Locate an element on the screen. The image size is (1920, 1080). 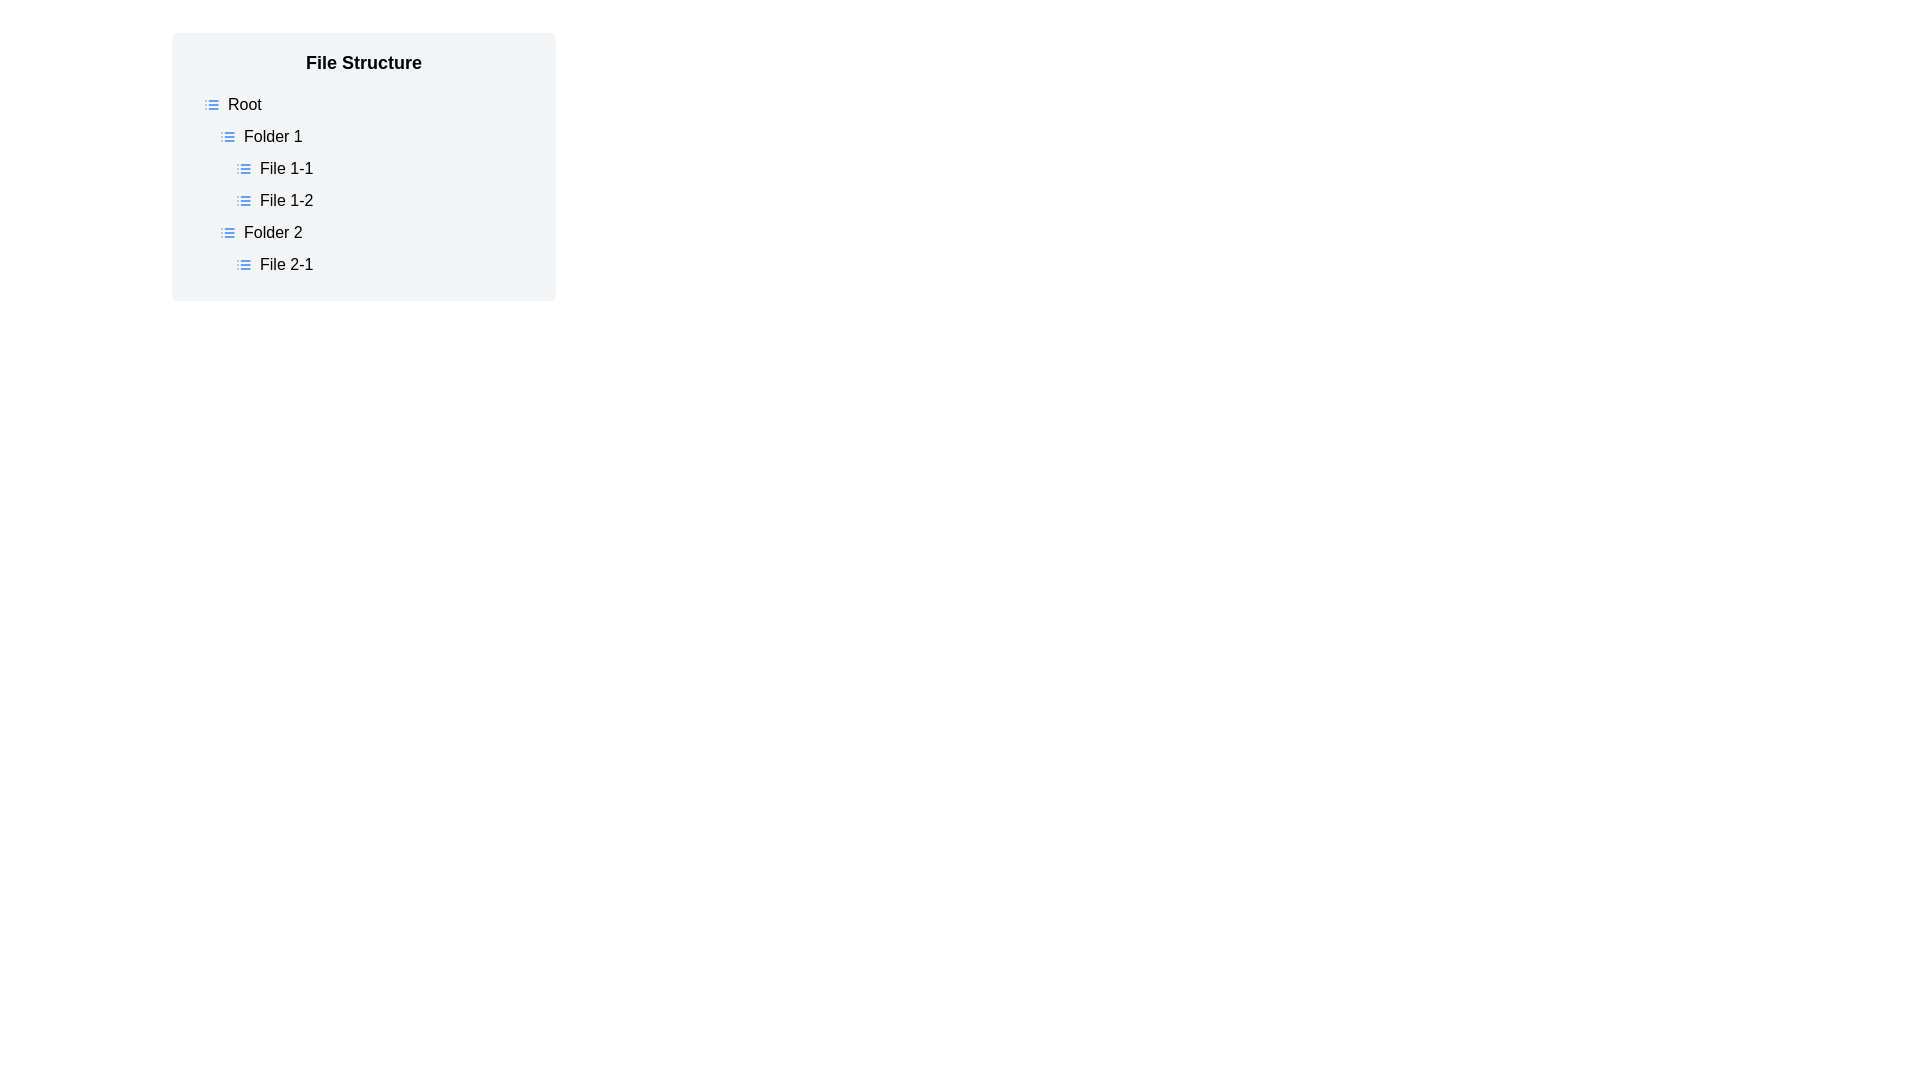
the blue-colored list icon located to the left of the 'Folder 1' entry in the file structure hierarchy is located at coordinates (227, 136).